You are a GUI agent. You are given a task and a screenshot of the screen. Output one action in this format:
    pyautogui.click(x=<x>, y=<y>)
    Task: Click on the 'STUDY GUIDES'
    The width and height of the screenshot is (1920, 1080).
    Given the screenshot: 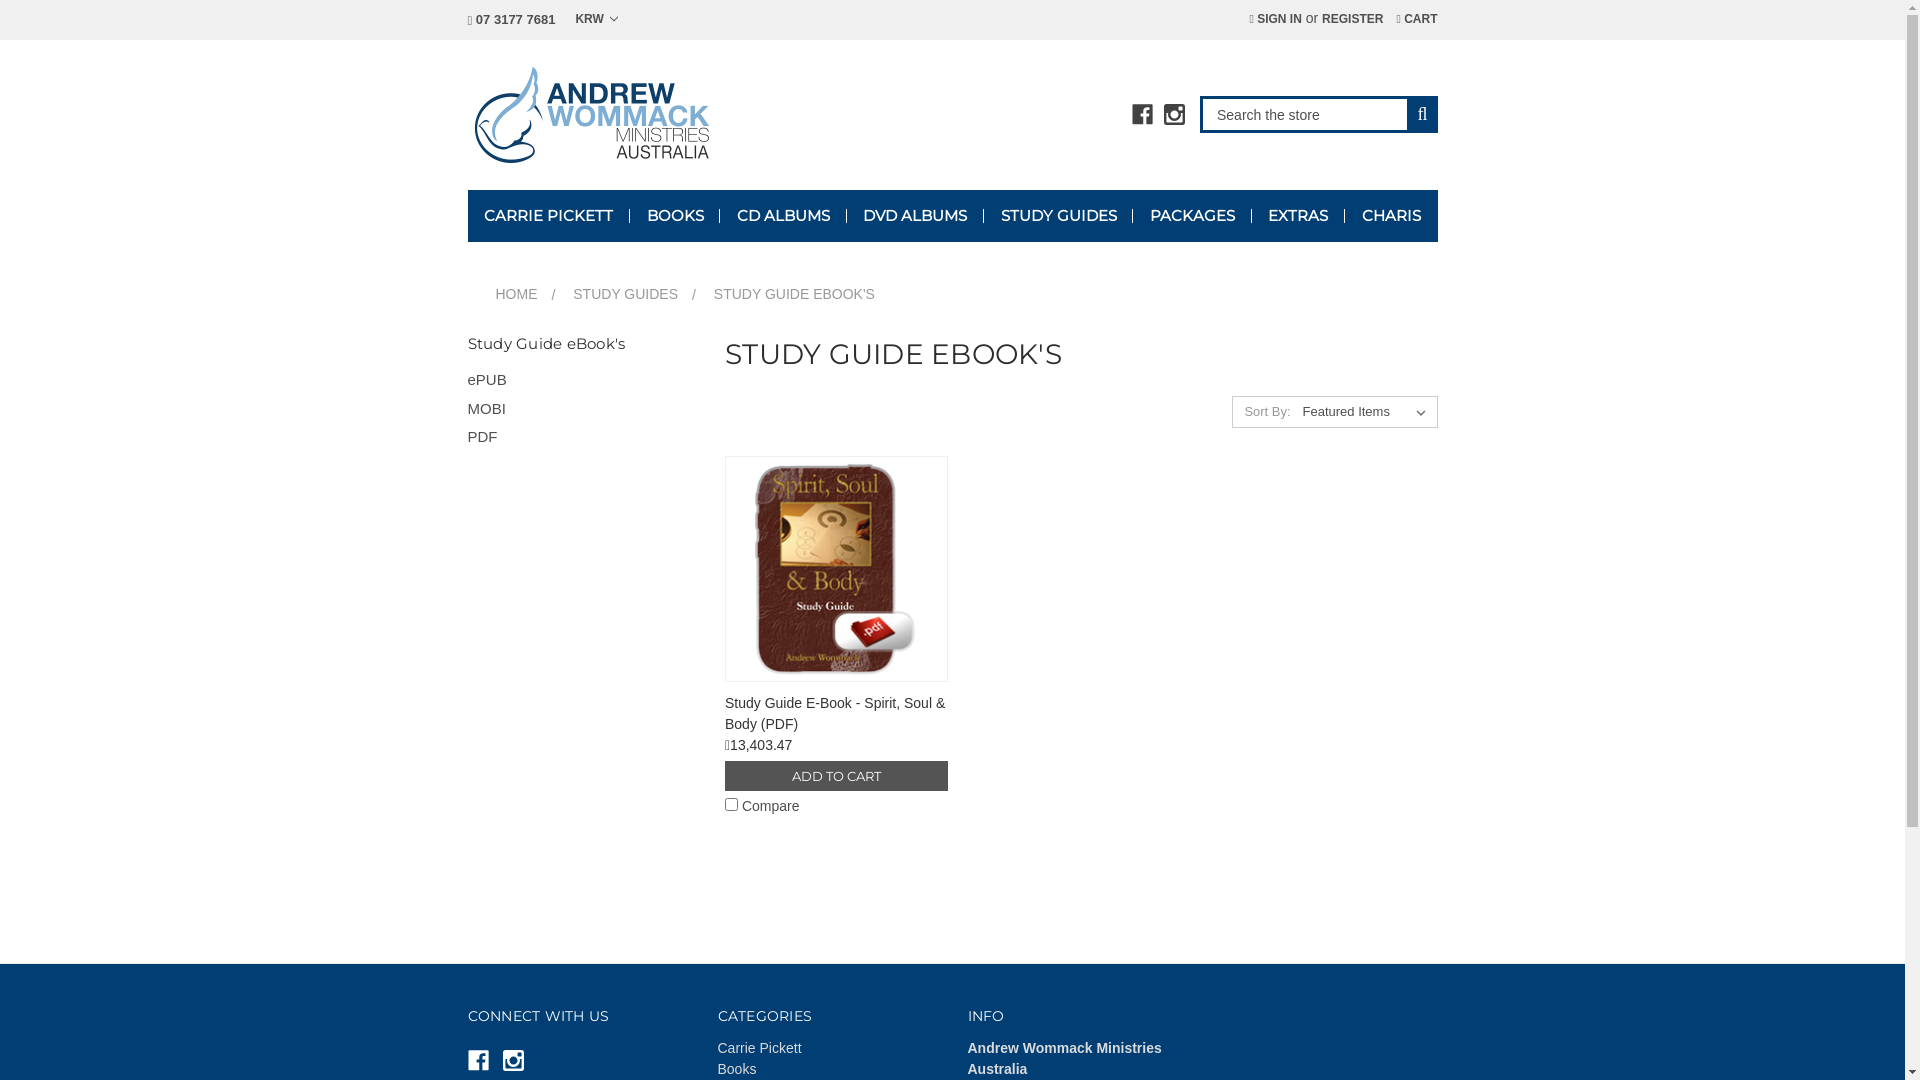 What is the action you would take?
    pyautogui.click(x=624, y=293)
    